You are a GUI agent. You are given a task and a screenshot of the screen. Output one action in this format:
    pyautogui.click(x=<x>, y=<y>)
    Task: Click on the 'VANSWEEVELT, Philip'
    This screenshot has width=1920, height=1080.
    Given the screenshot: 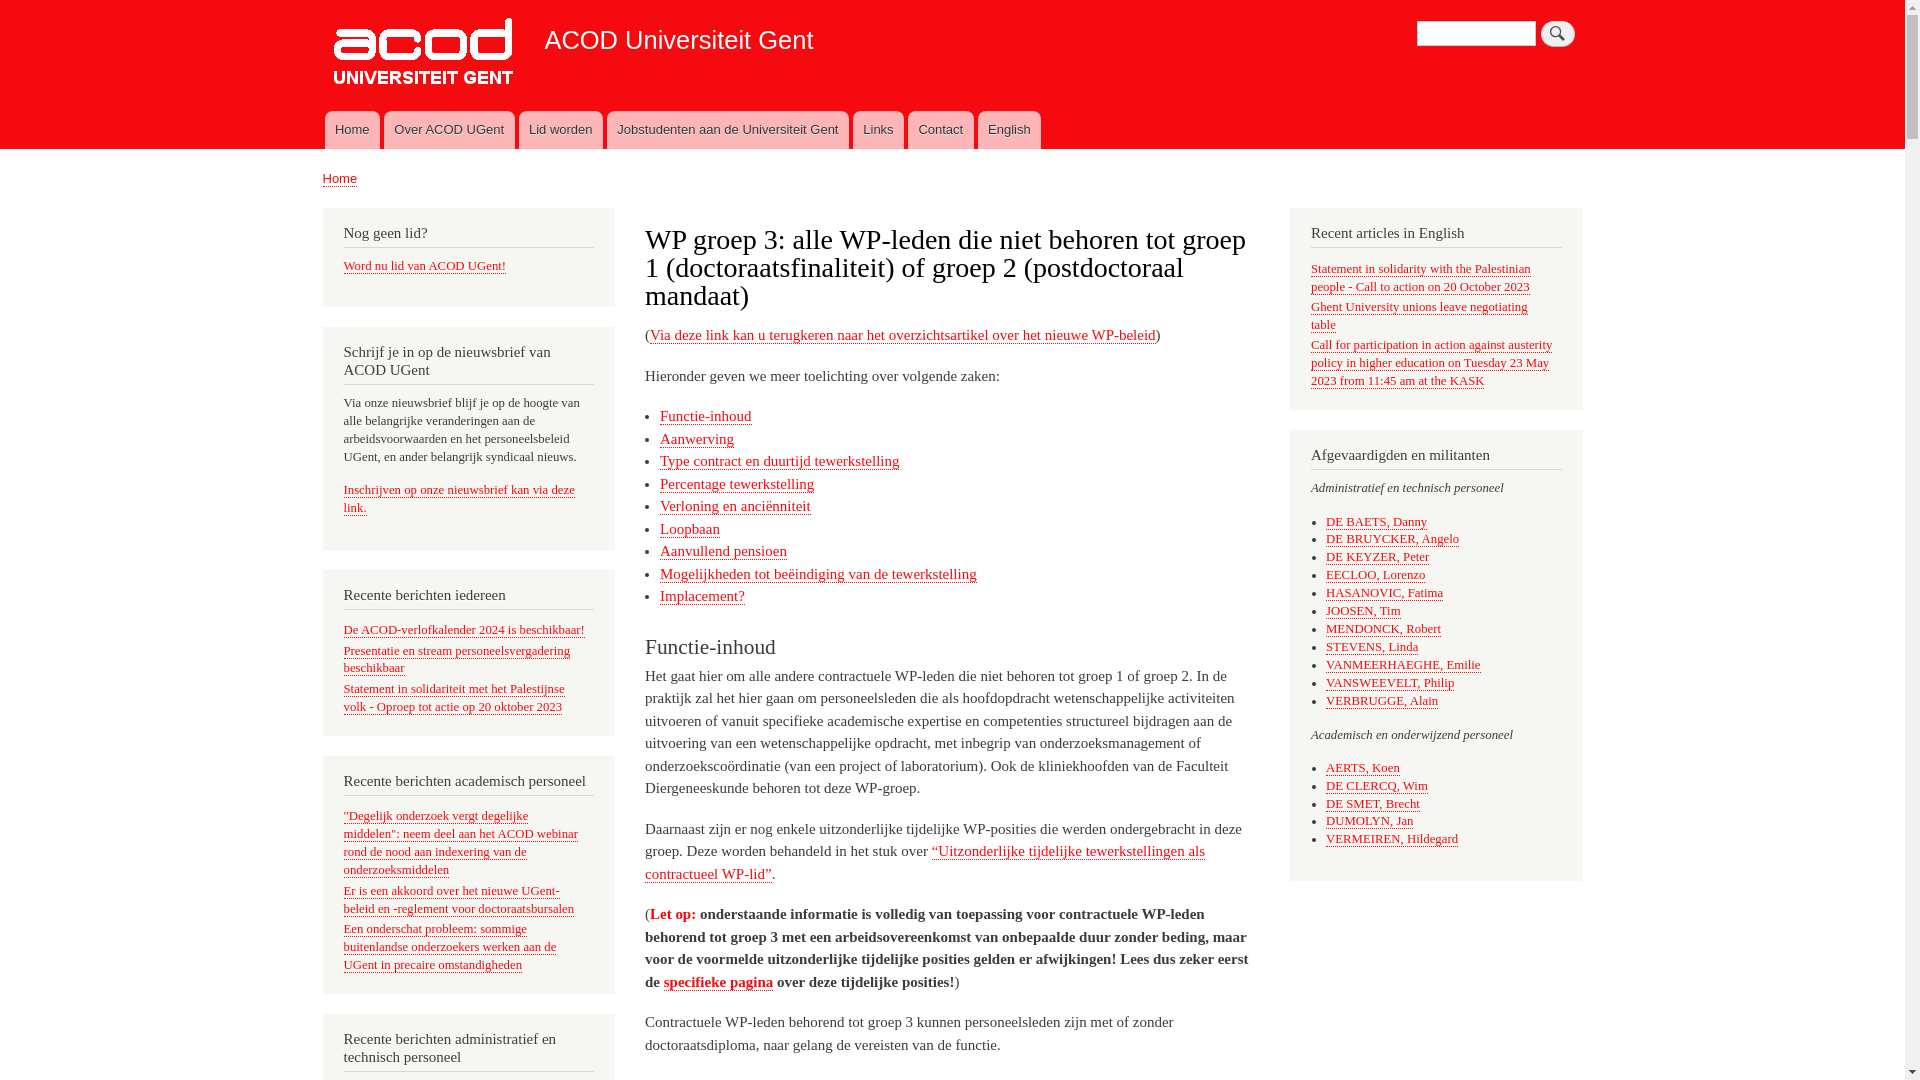 What is the action you would take?
    pyautogui.click(x=1389, y=682)
    